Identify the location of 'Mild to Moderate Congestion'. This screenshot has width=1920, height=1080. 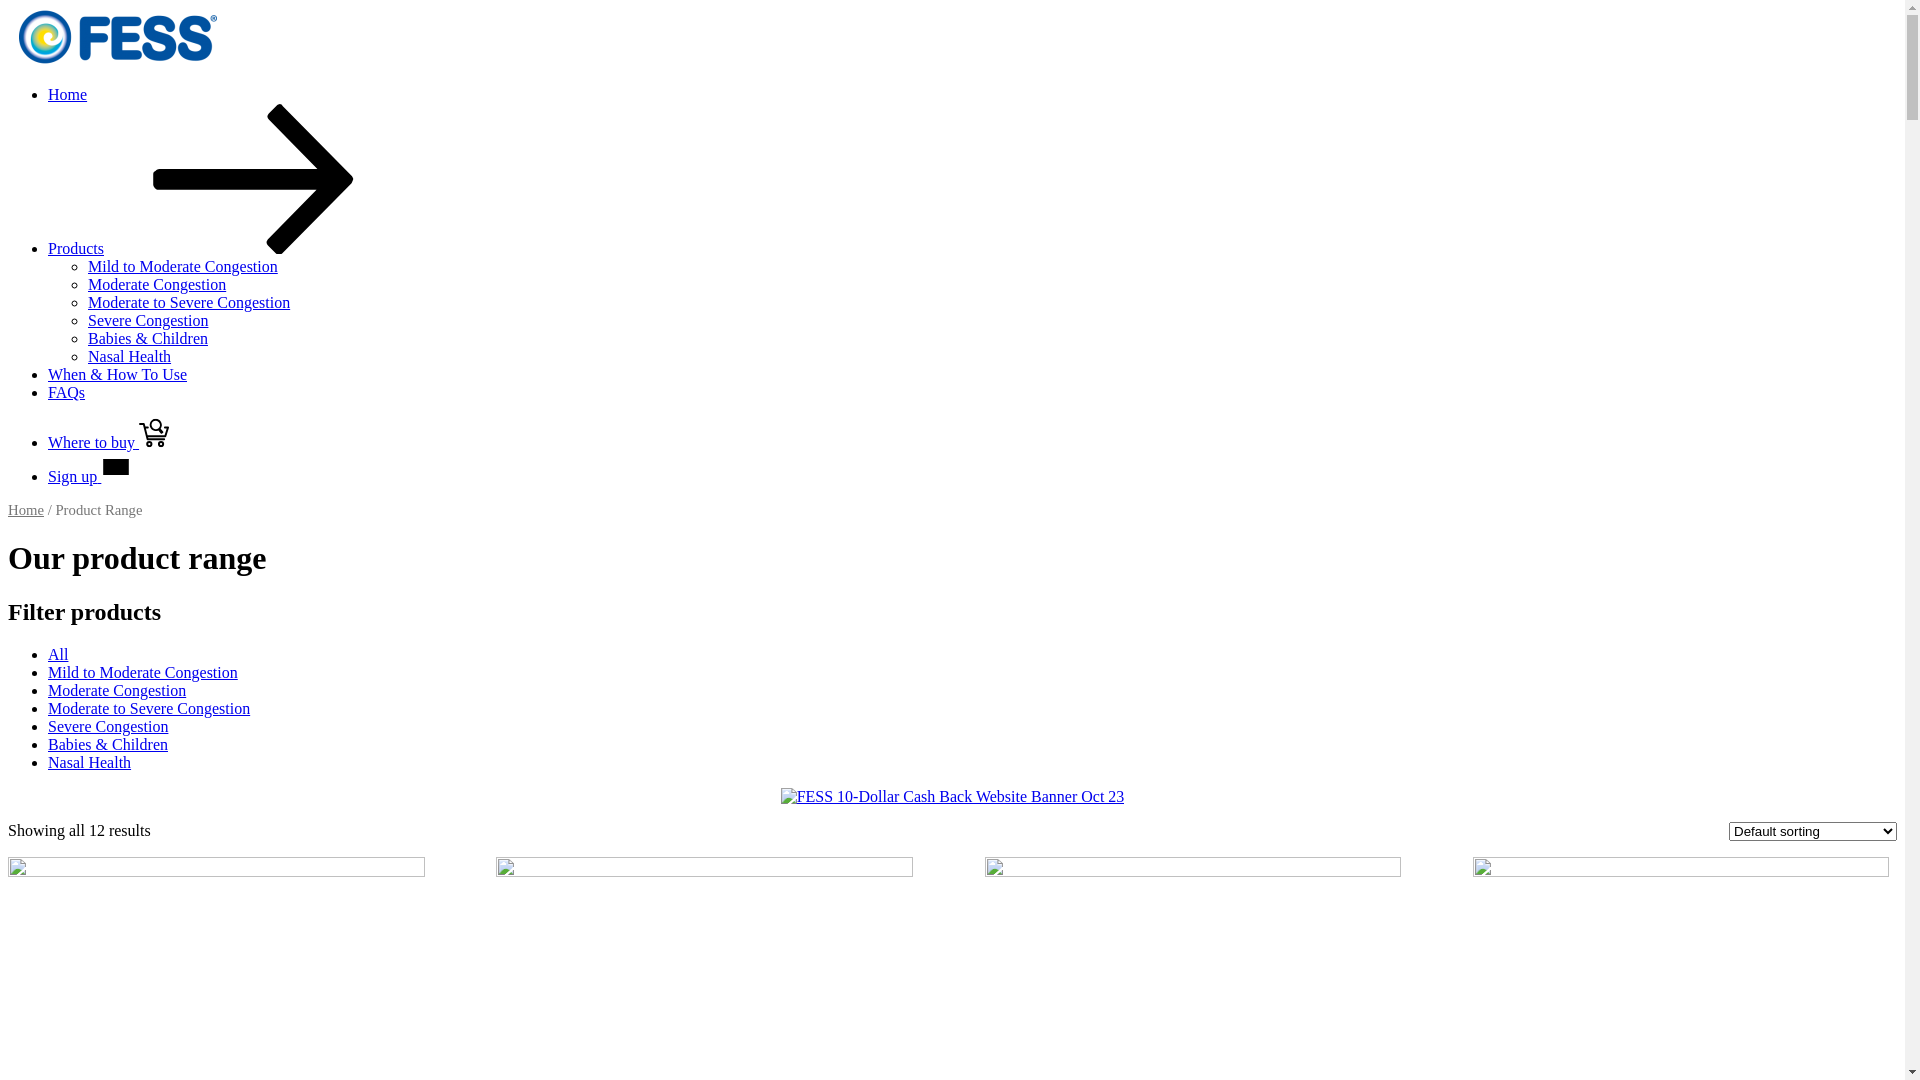
(86, 265).